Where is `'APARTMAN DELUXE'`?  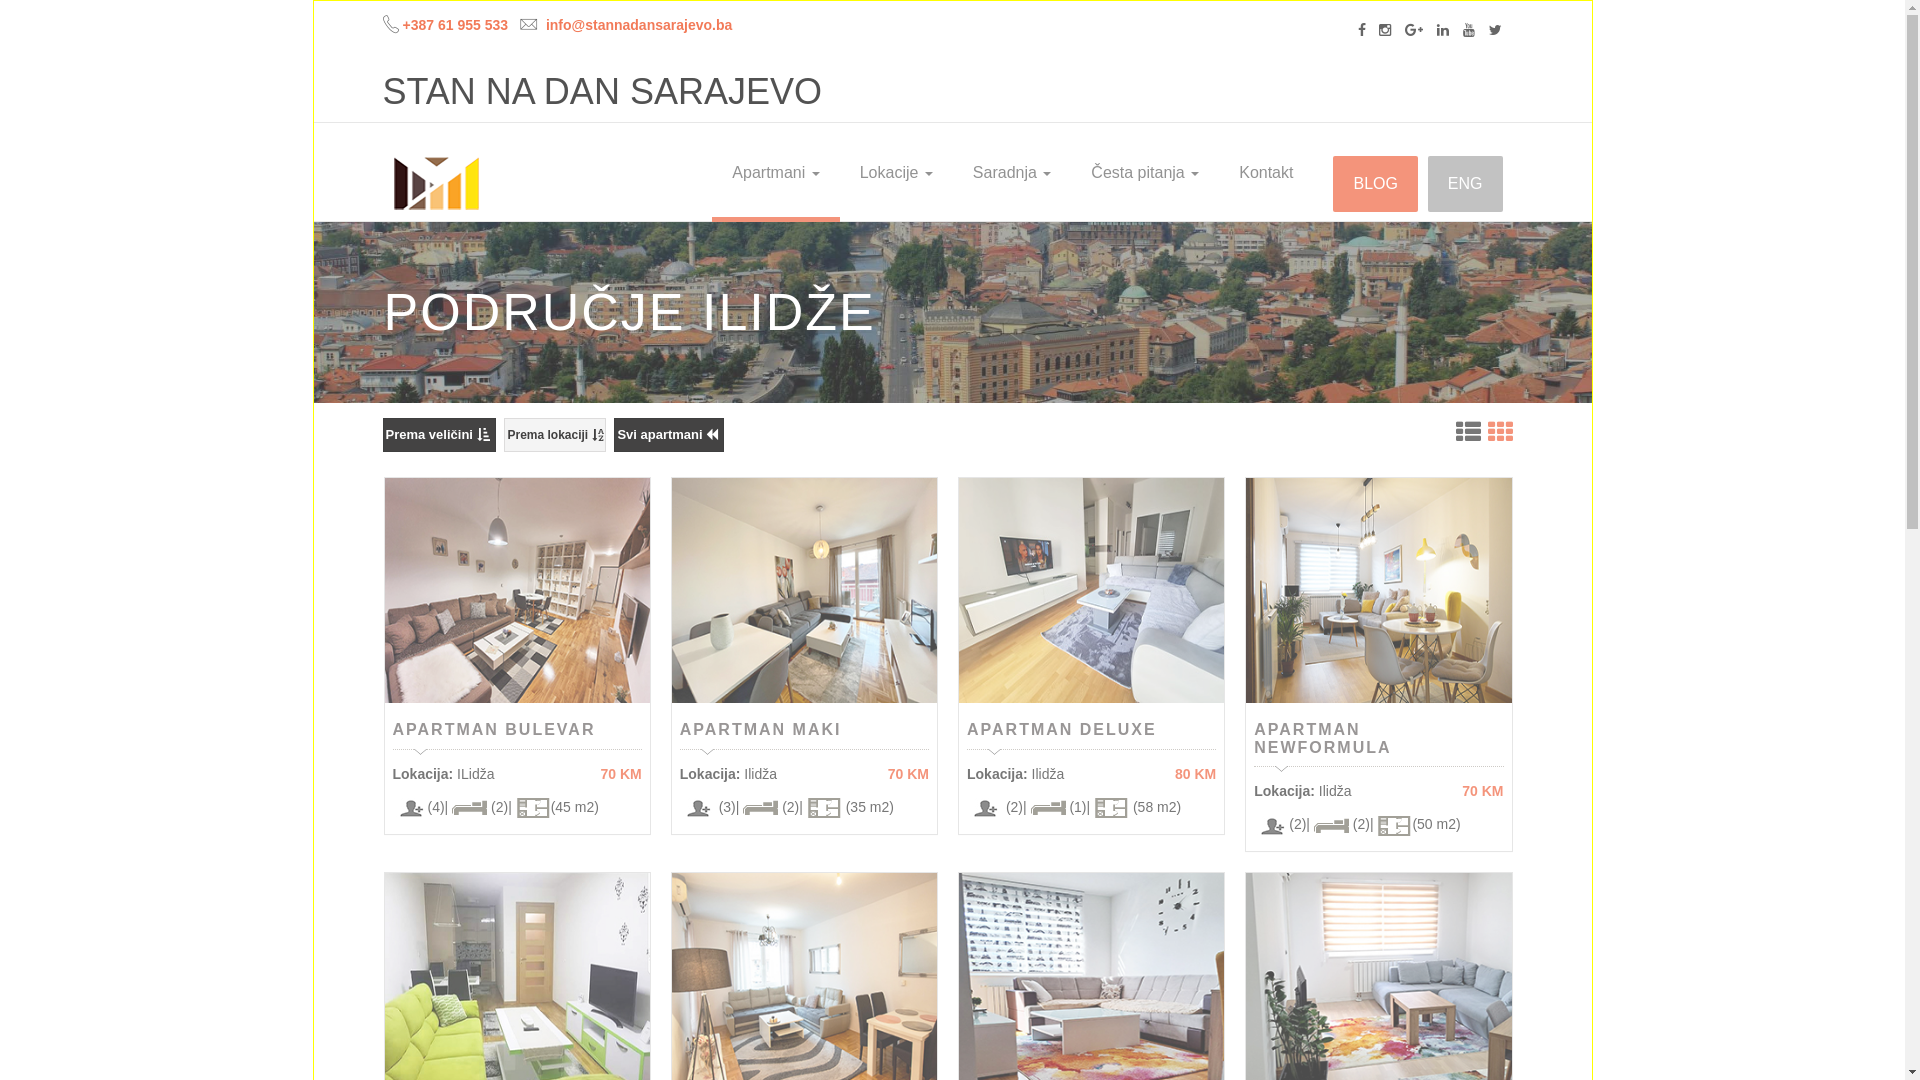
'APARTMAN DELUXE' is located at coordinates (966, 729).